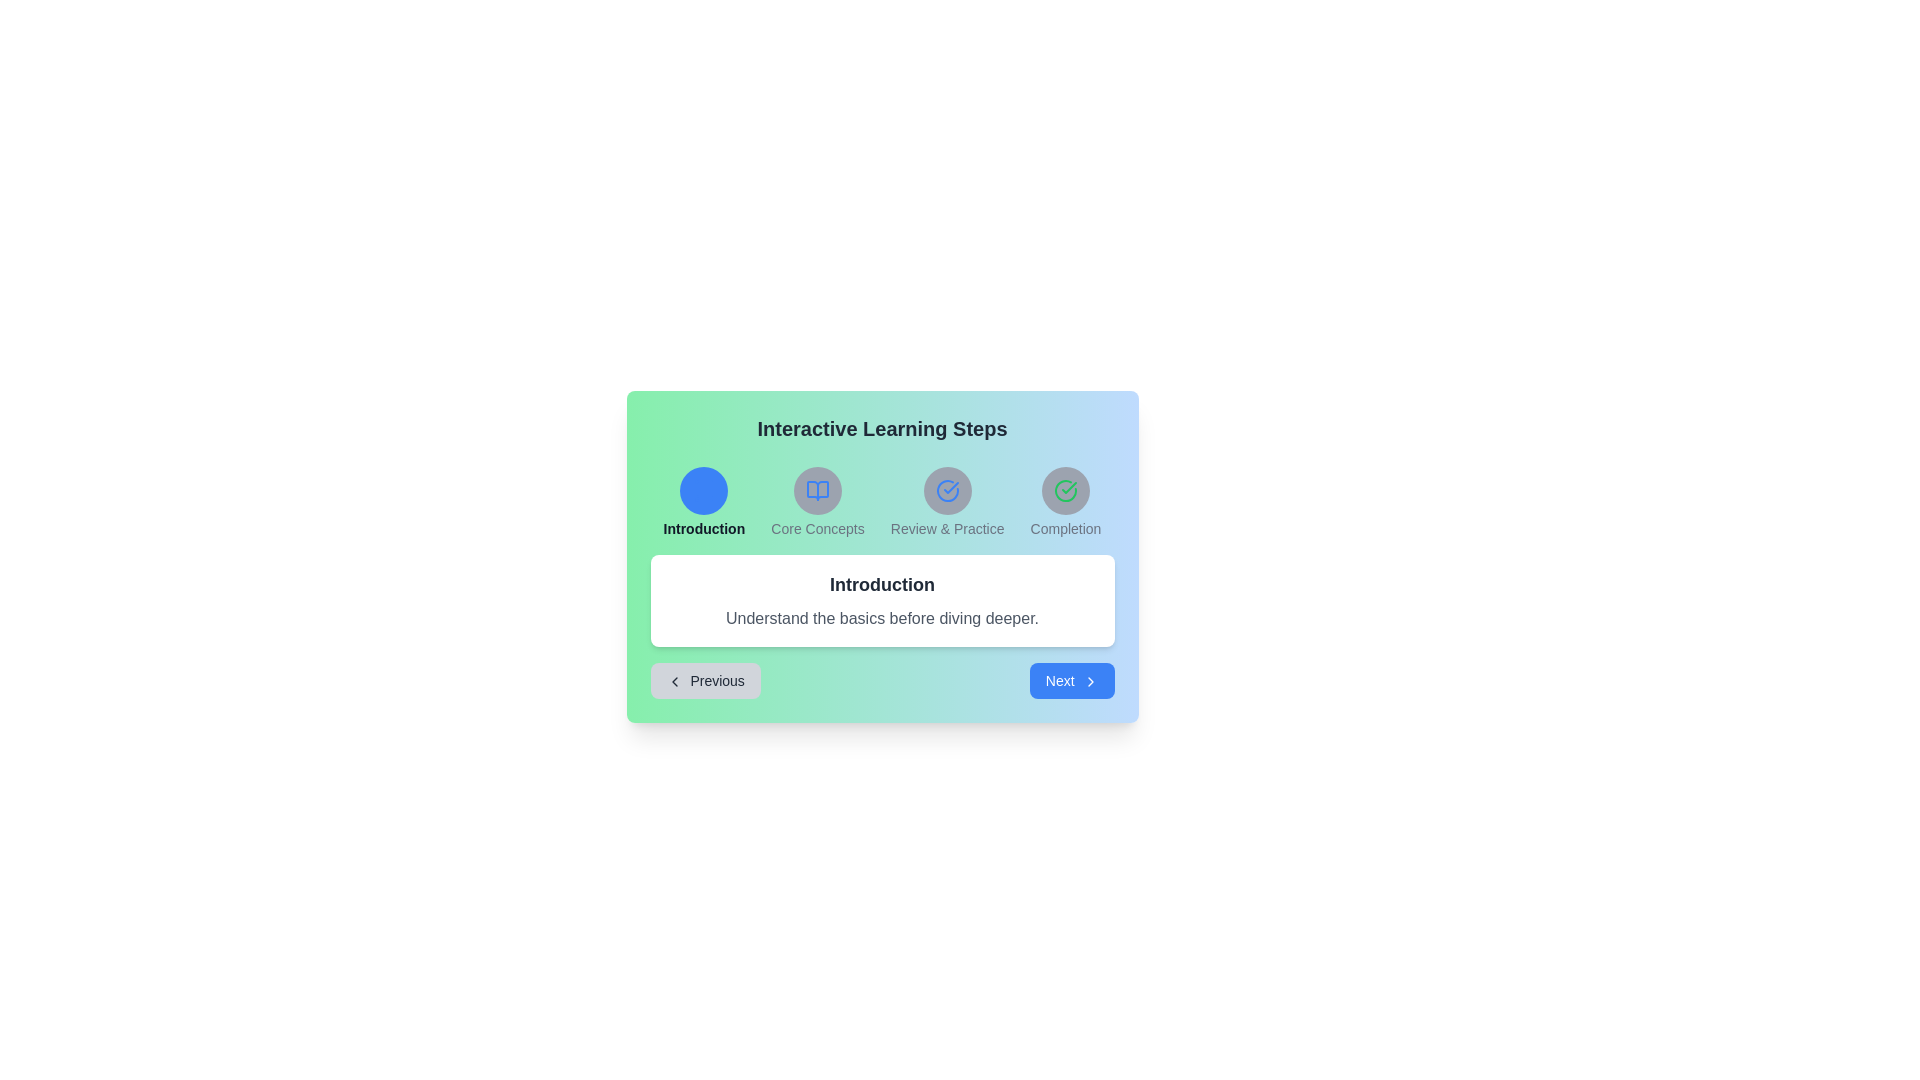 The height and width of the screenshot is (1080, 1920). Describe the element at coordinates (818, 501) in the screenshot. I see `the 'Core Concepts' labelled icon component which serves as a navigation indicator in the interactive learning module` at that location.